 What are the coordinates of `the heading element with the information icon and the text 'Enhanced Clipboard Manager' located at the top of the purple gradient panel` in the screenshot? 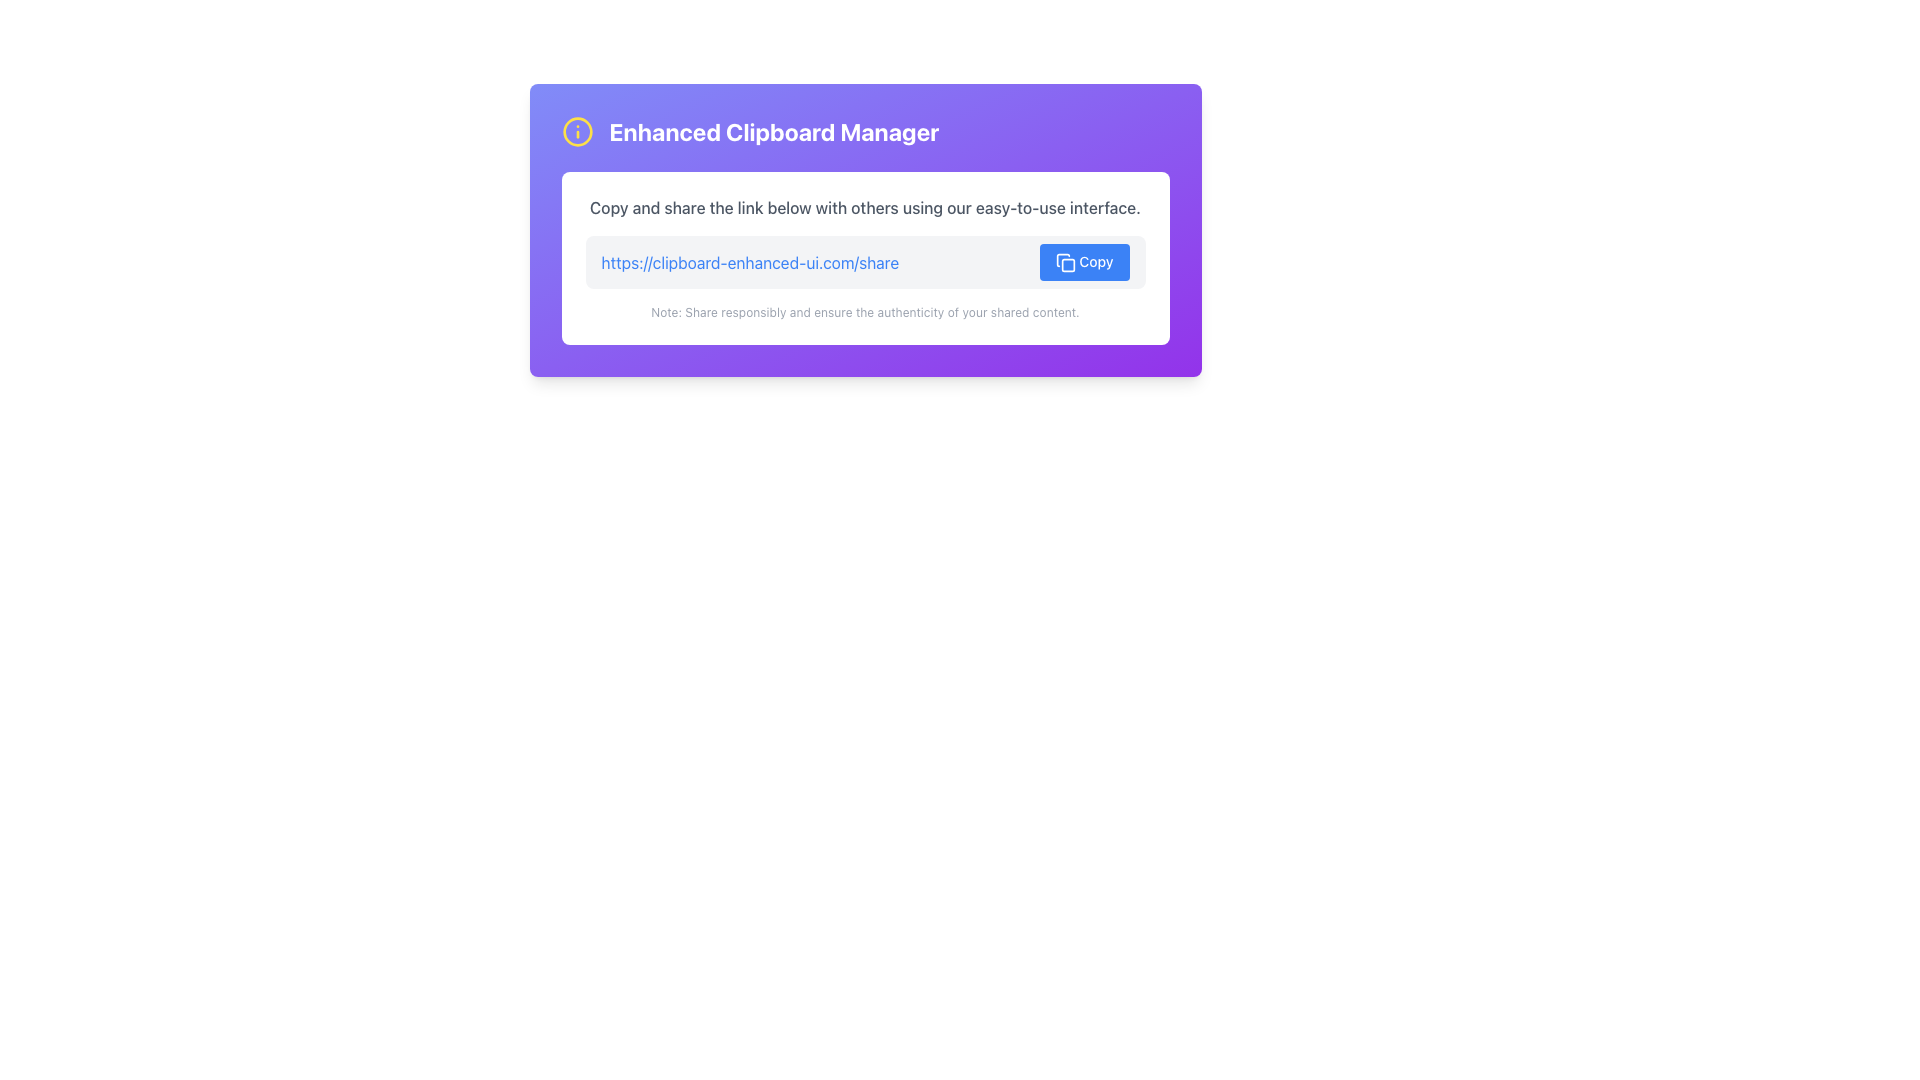 It's located at (865, 131).